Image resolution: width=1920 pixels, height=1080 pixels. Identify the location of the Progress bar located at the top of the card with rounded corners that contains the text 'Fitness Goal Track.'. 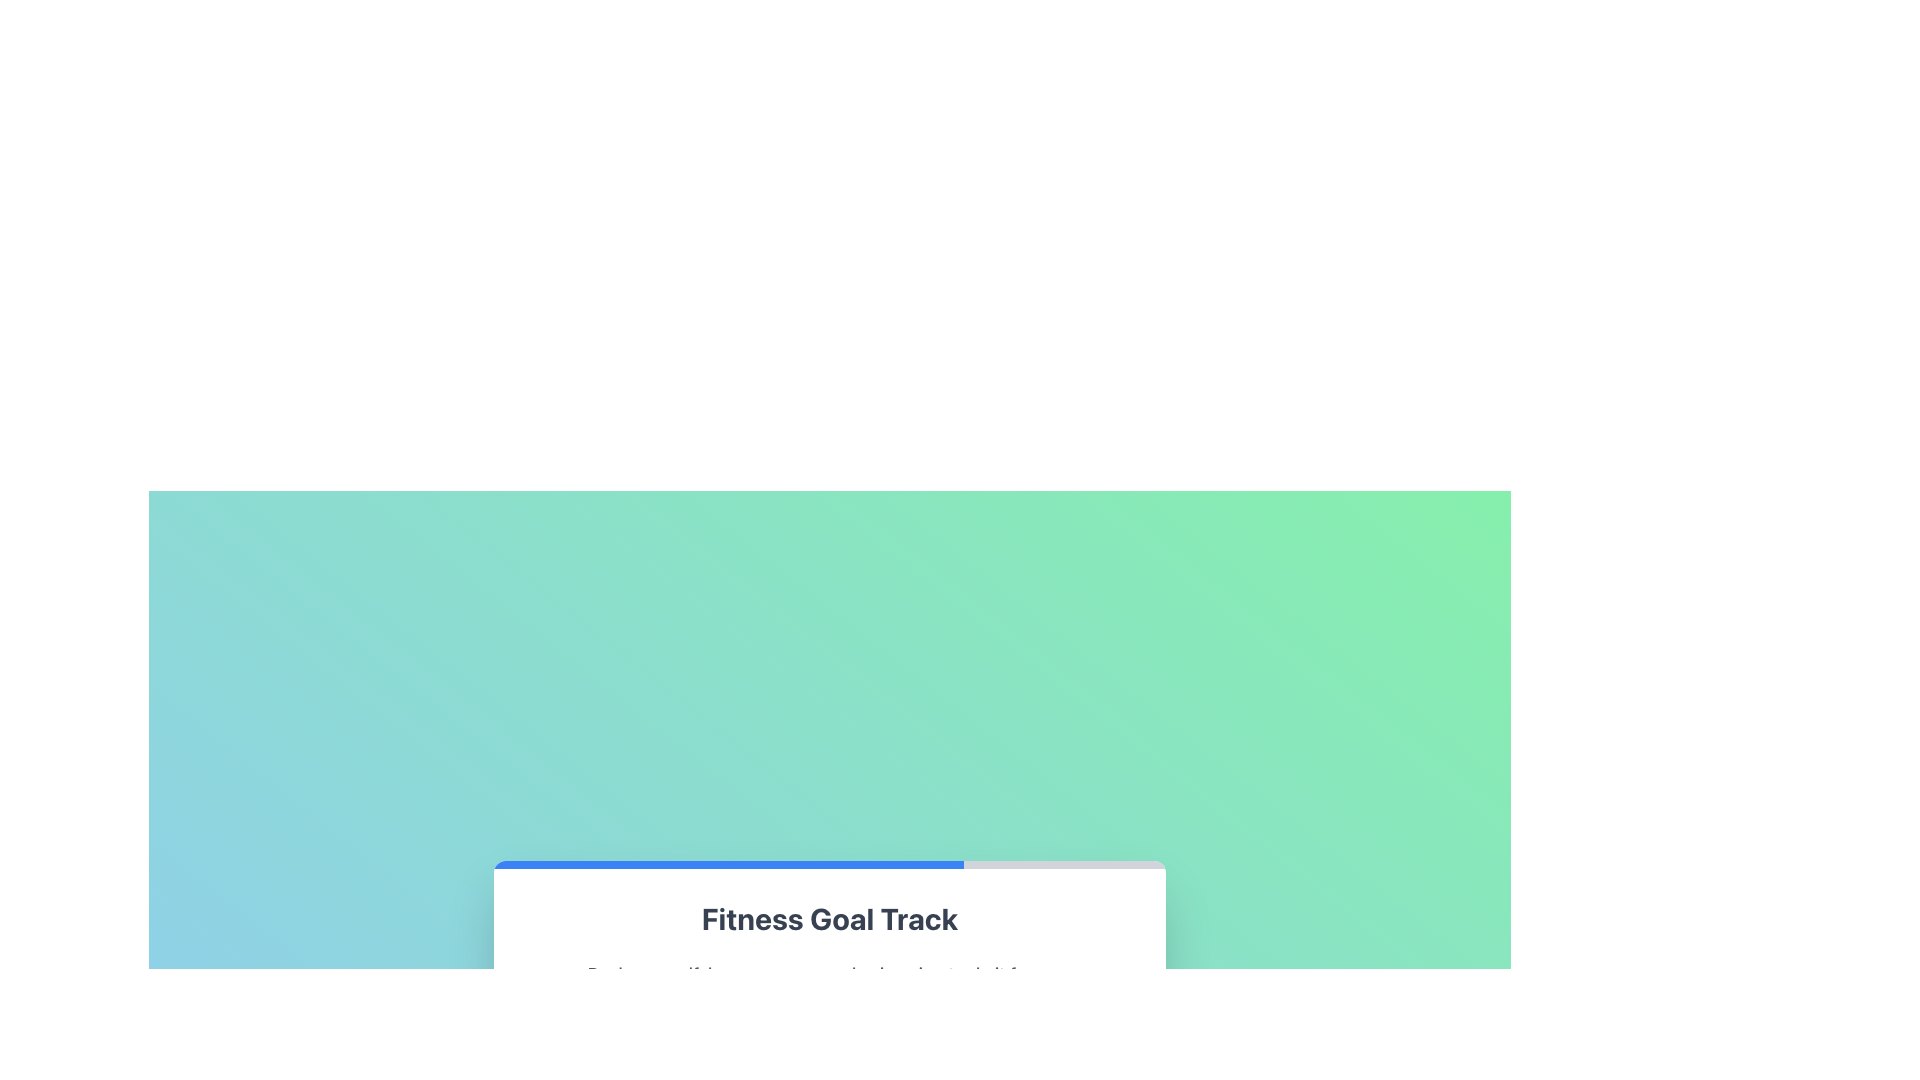
(830, 863).